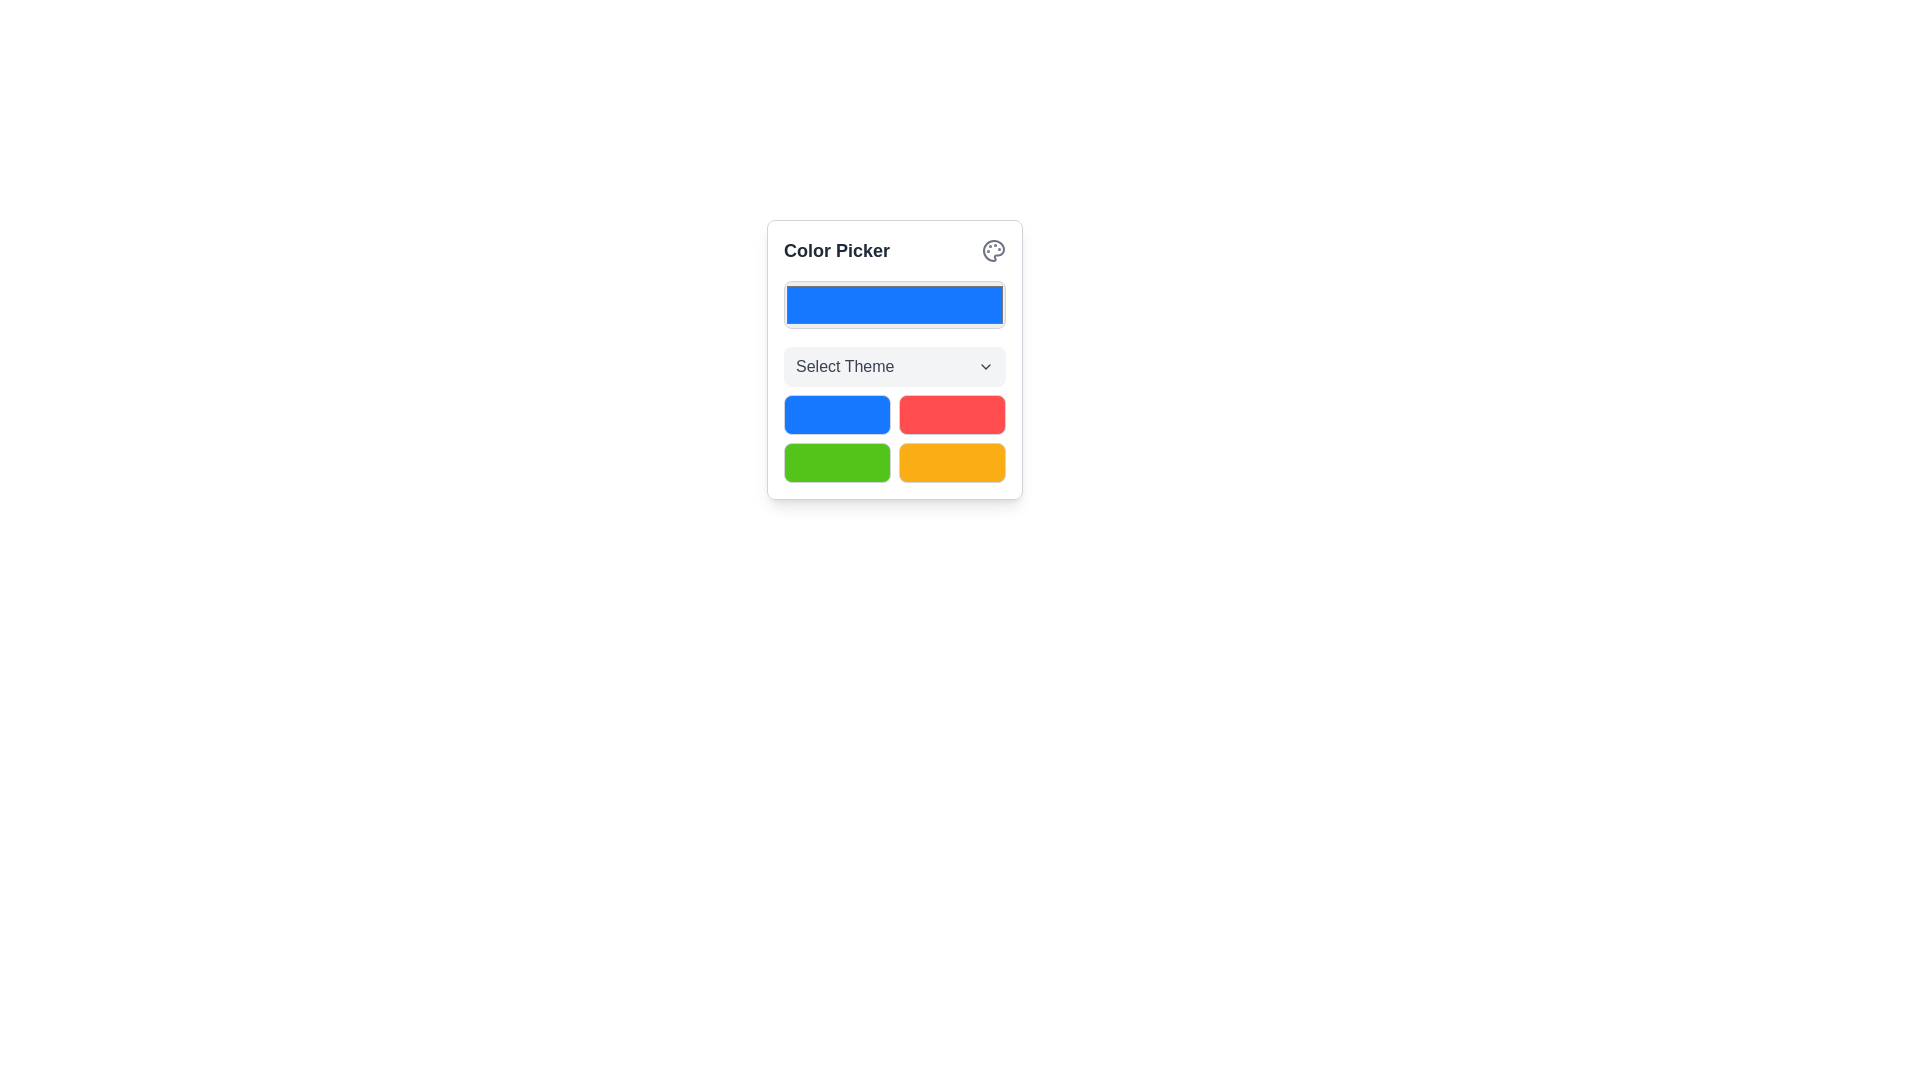  What do you see at coordinates (893, 304) in the screenshot?
I see `the rectangular Color Picker Input with a blue fill and rounded corners, located below the 'Color Picker' title and above the 'Select Theme' button` at bounding box center [893, 304].